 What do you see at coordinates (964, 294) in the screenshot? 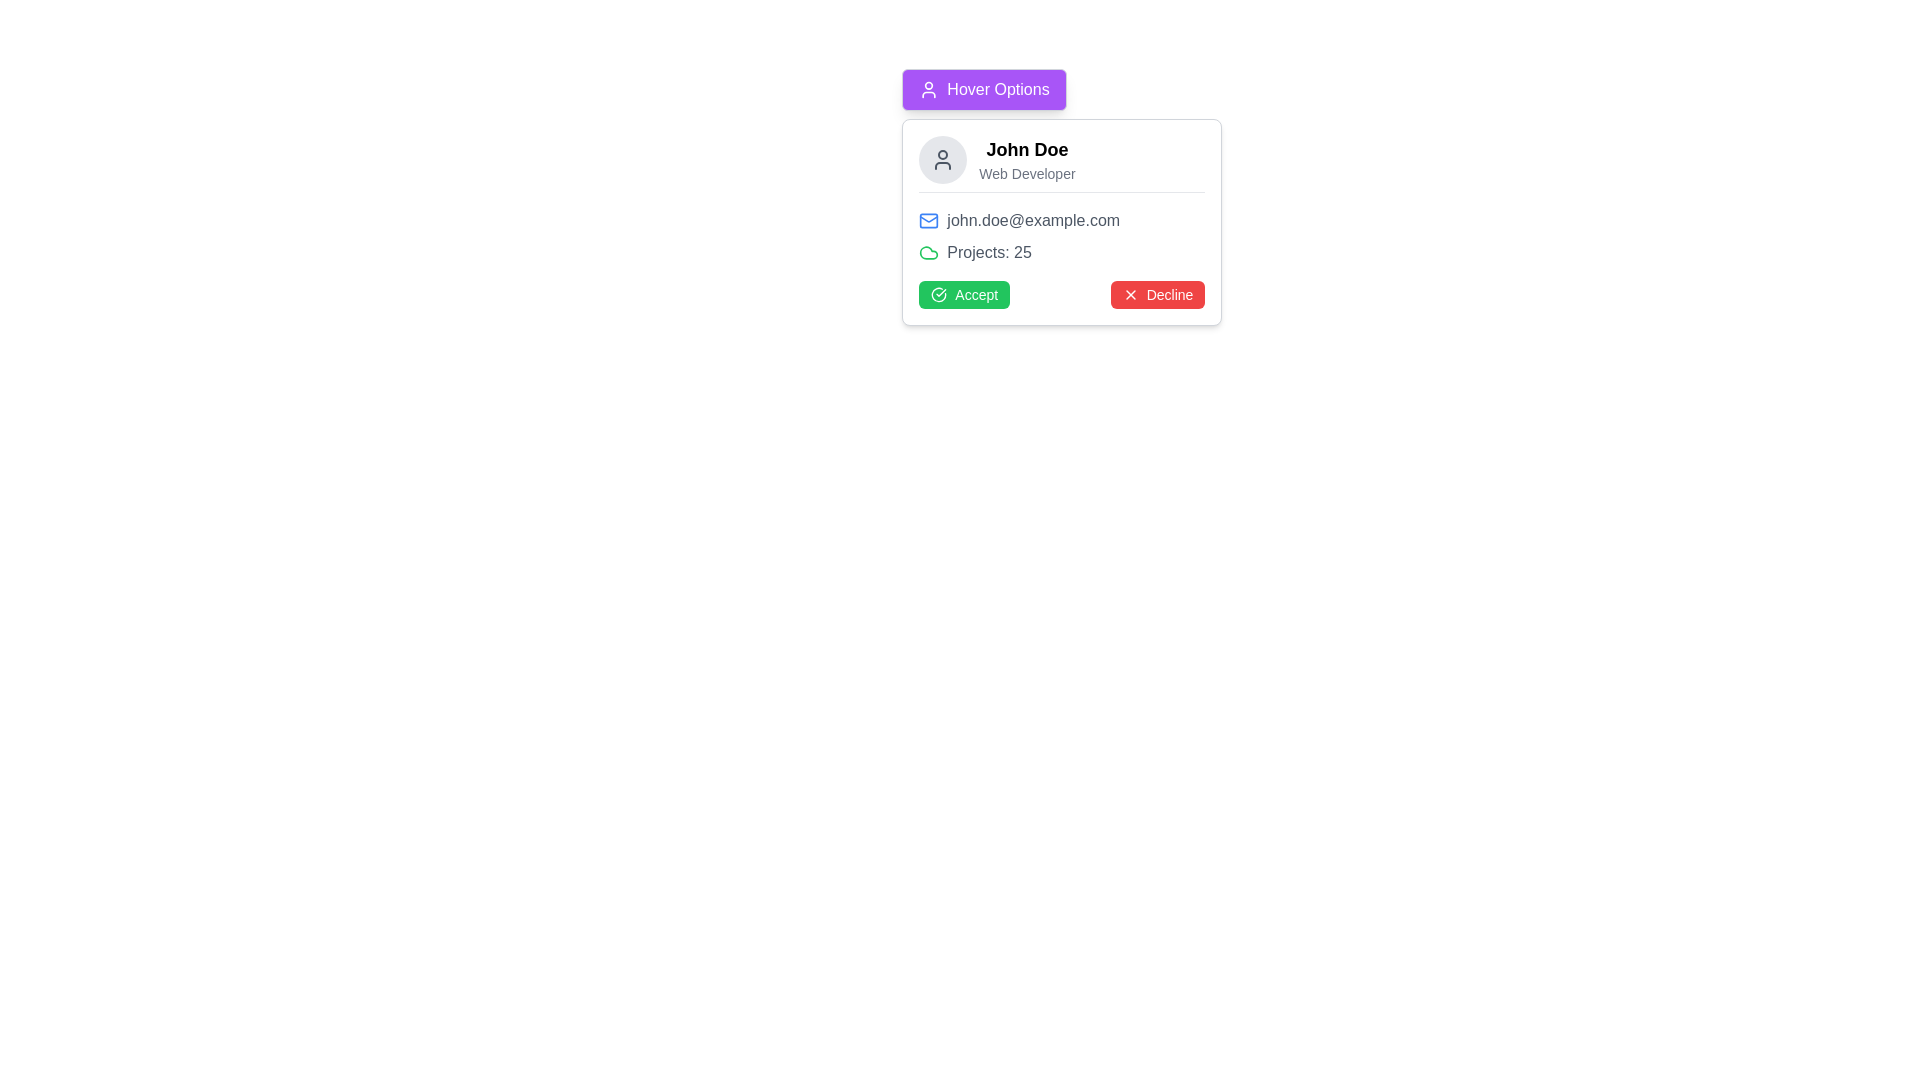
I see `the green 'Accept' button with a white checkmark icon on its left side to accept the option` at bounding box center [964, 294].